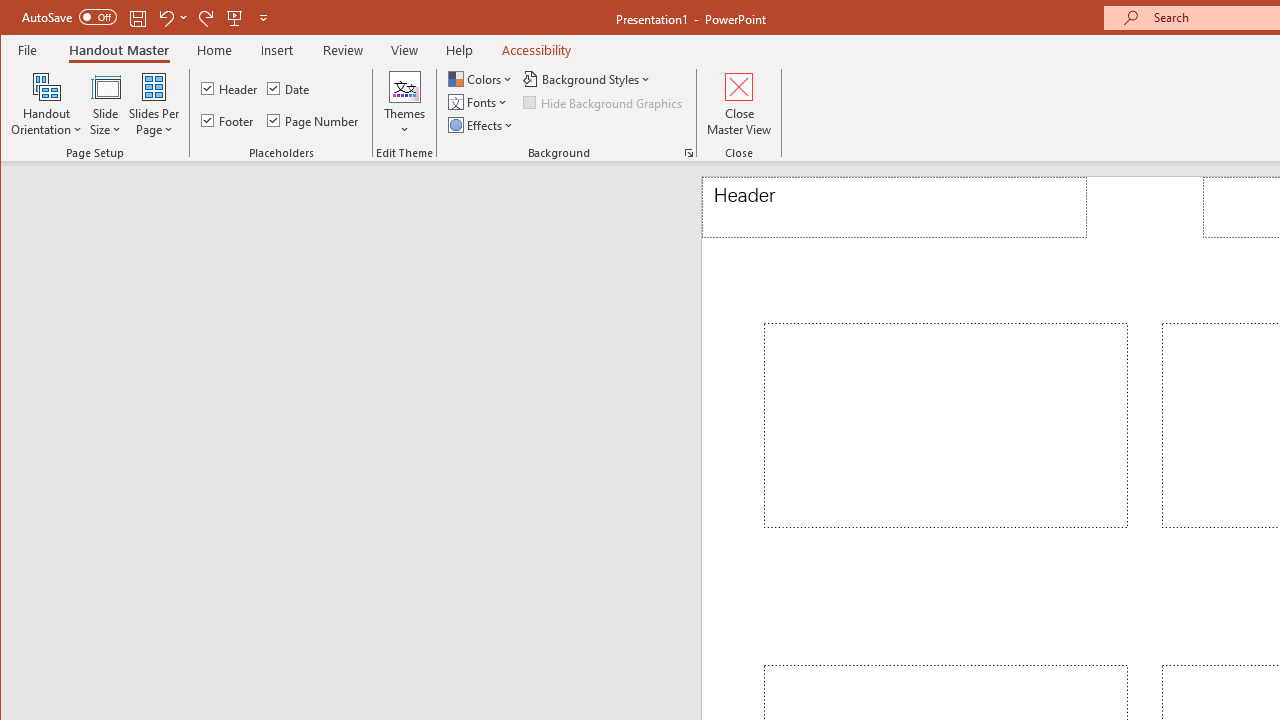 The width and height of the screenshot is (1280, 720). What do you see at coordinates (587, 78) in the screenshot?
I see `'Background Styles'` at bounding box center [587, 78].